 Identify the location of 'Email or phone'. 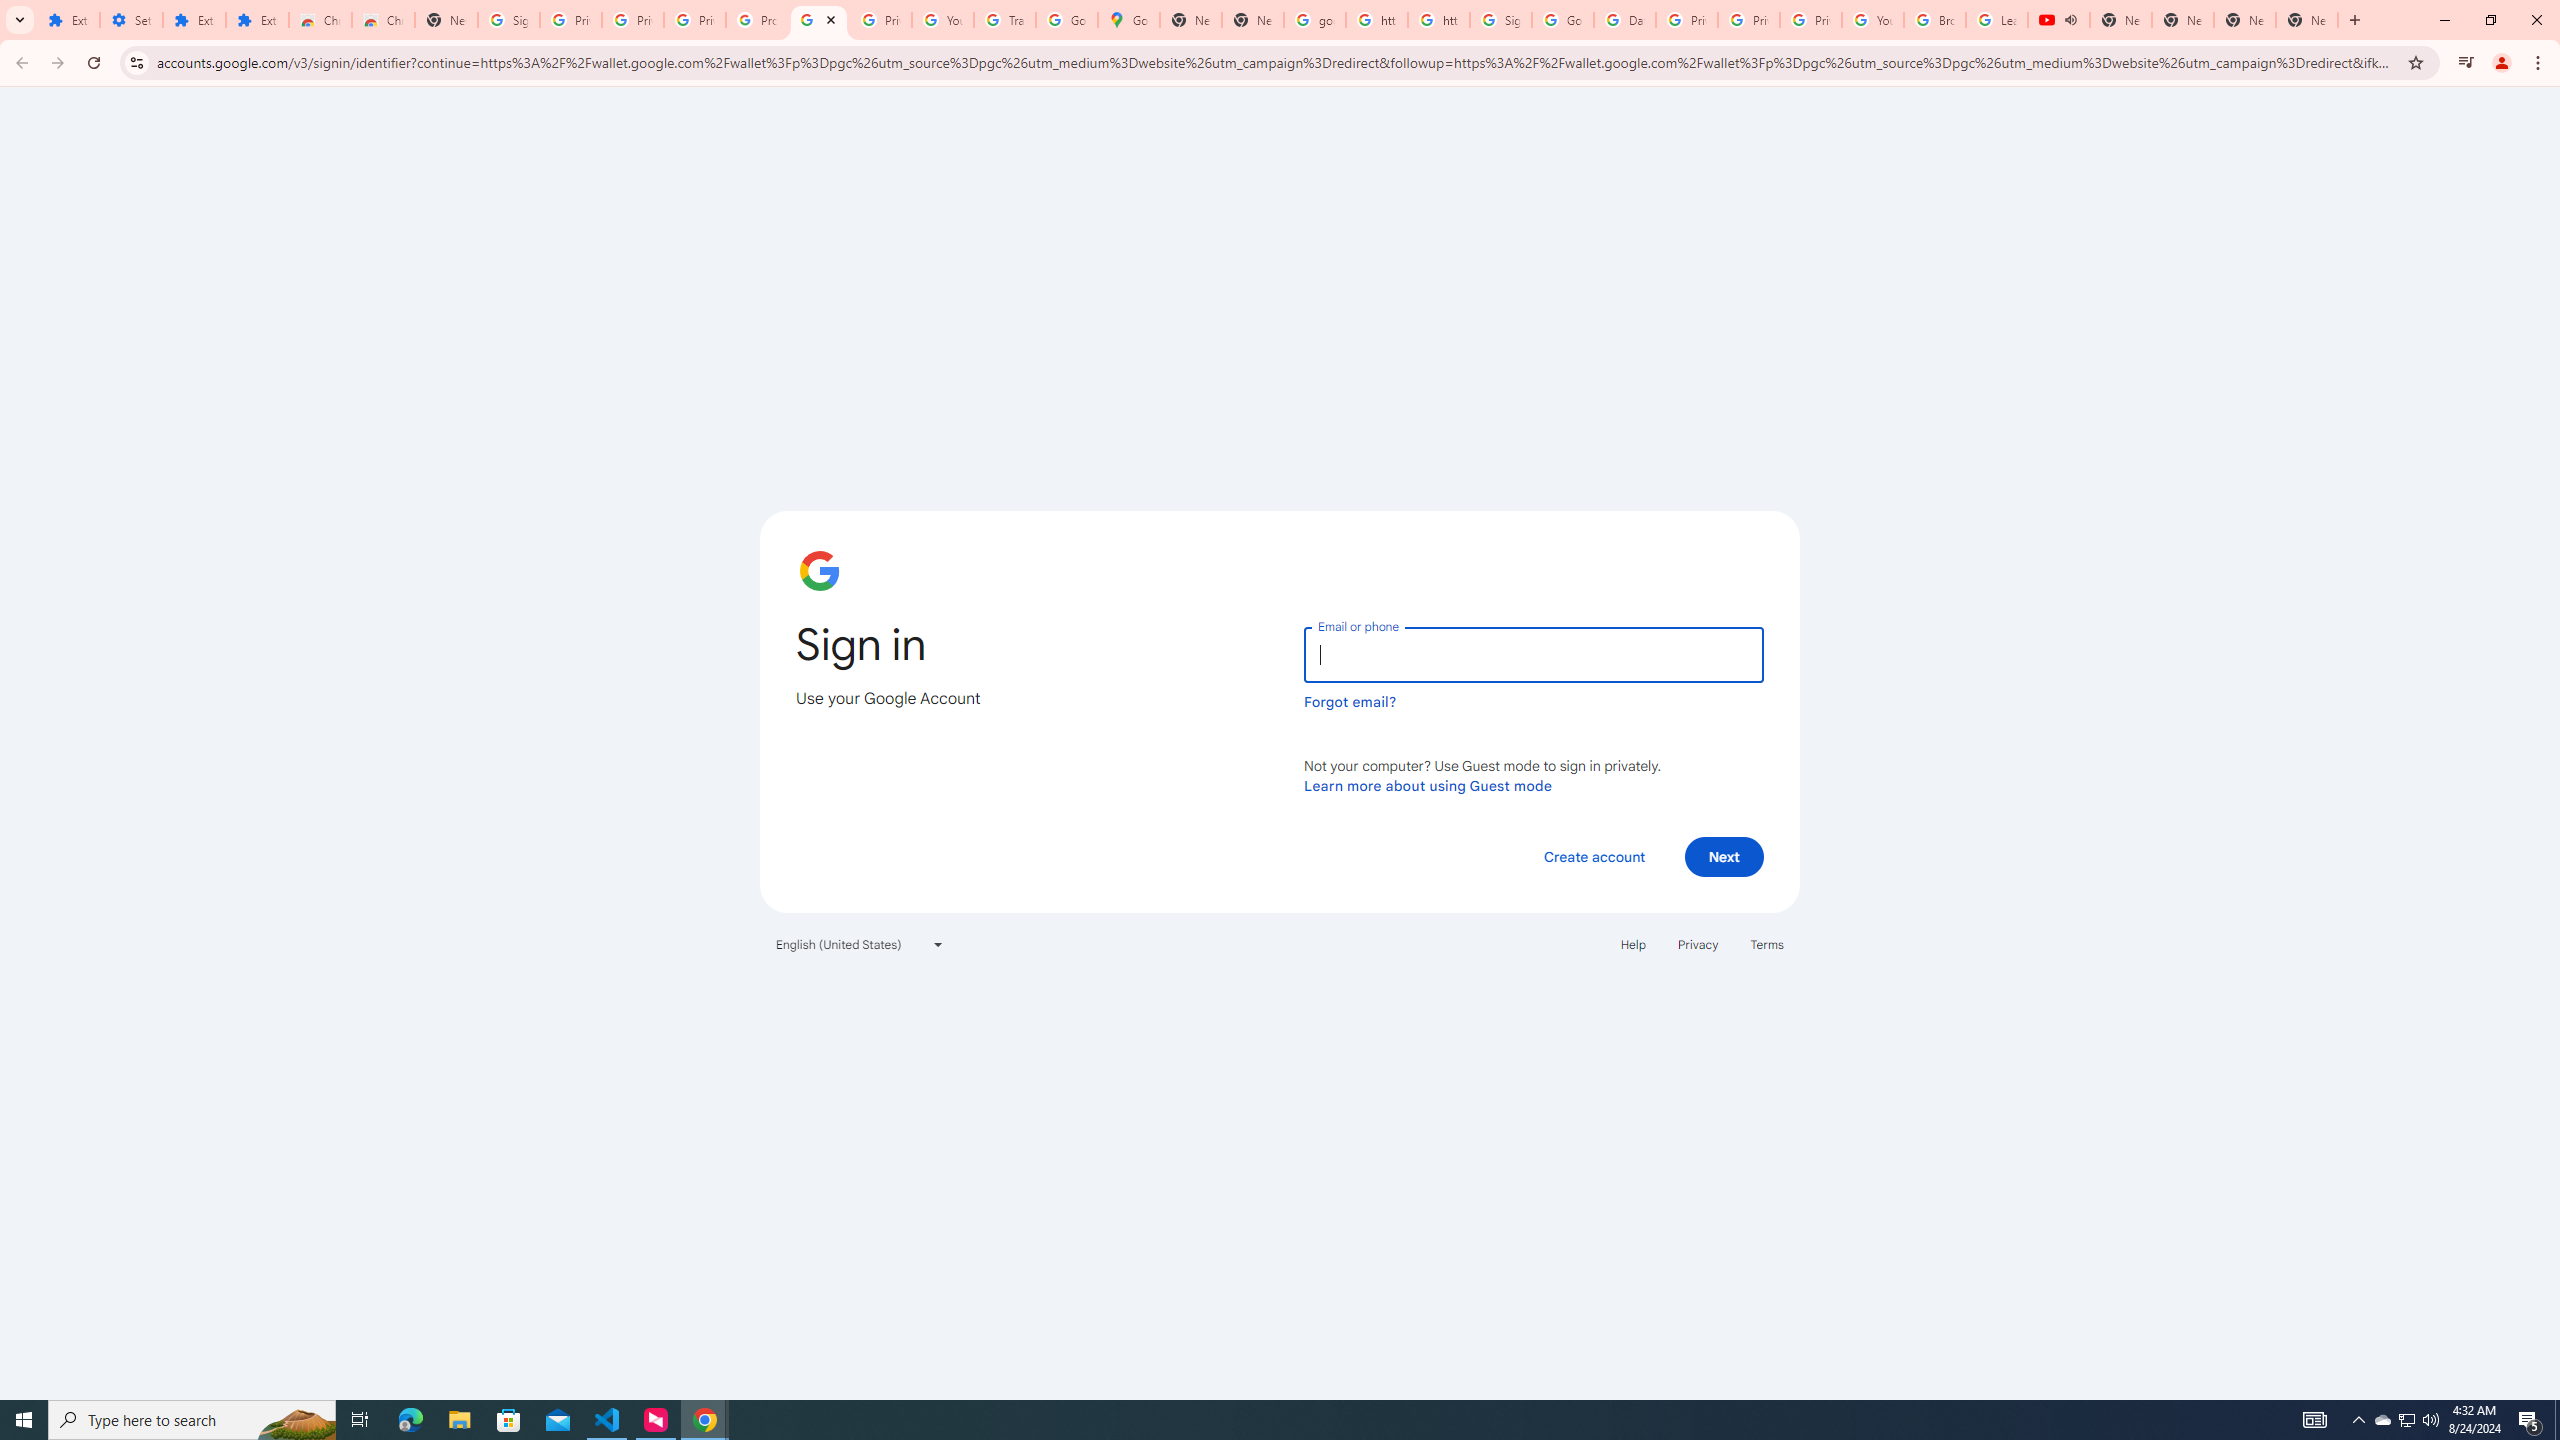
(1532, 654).